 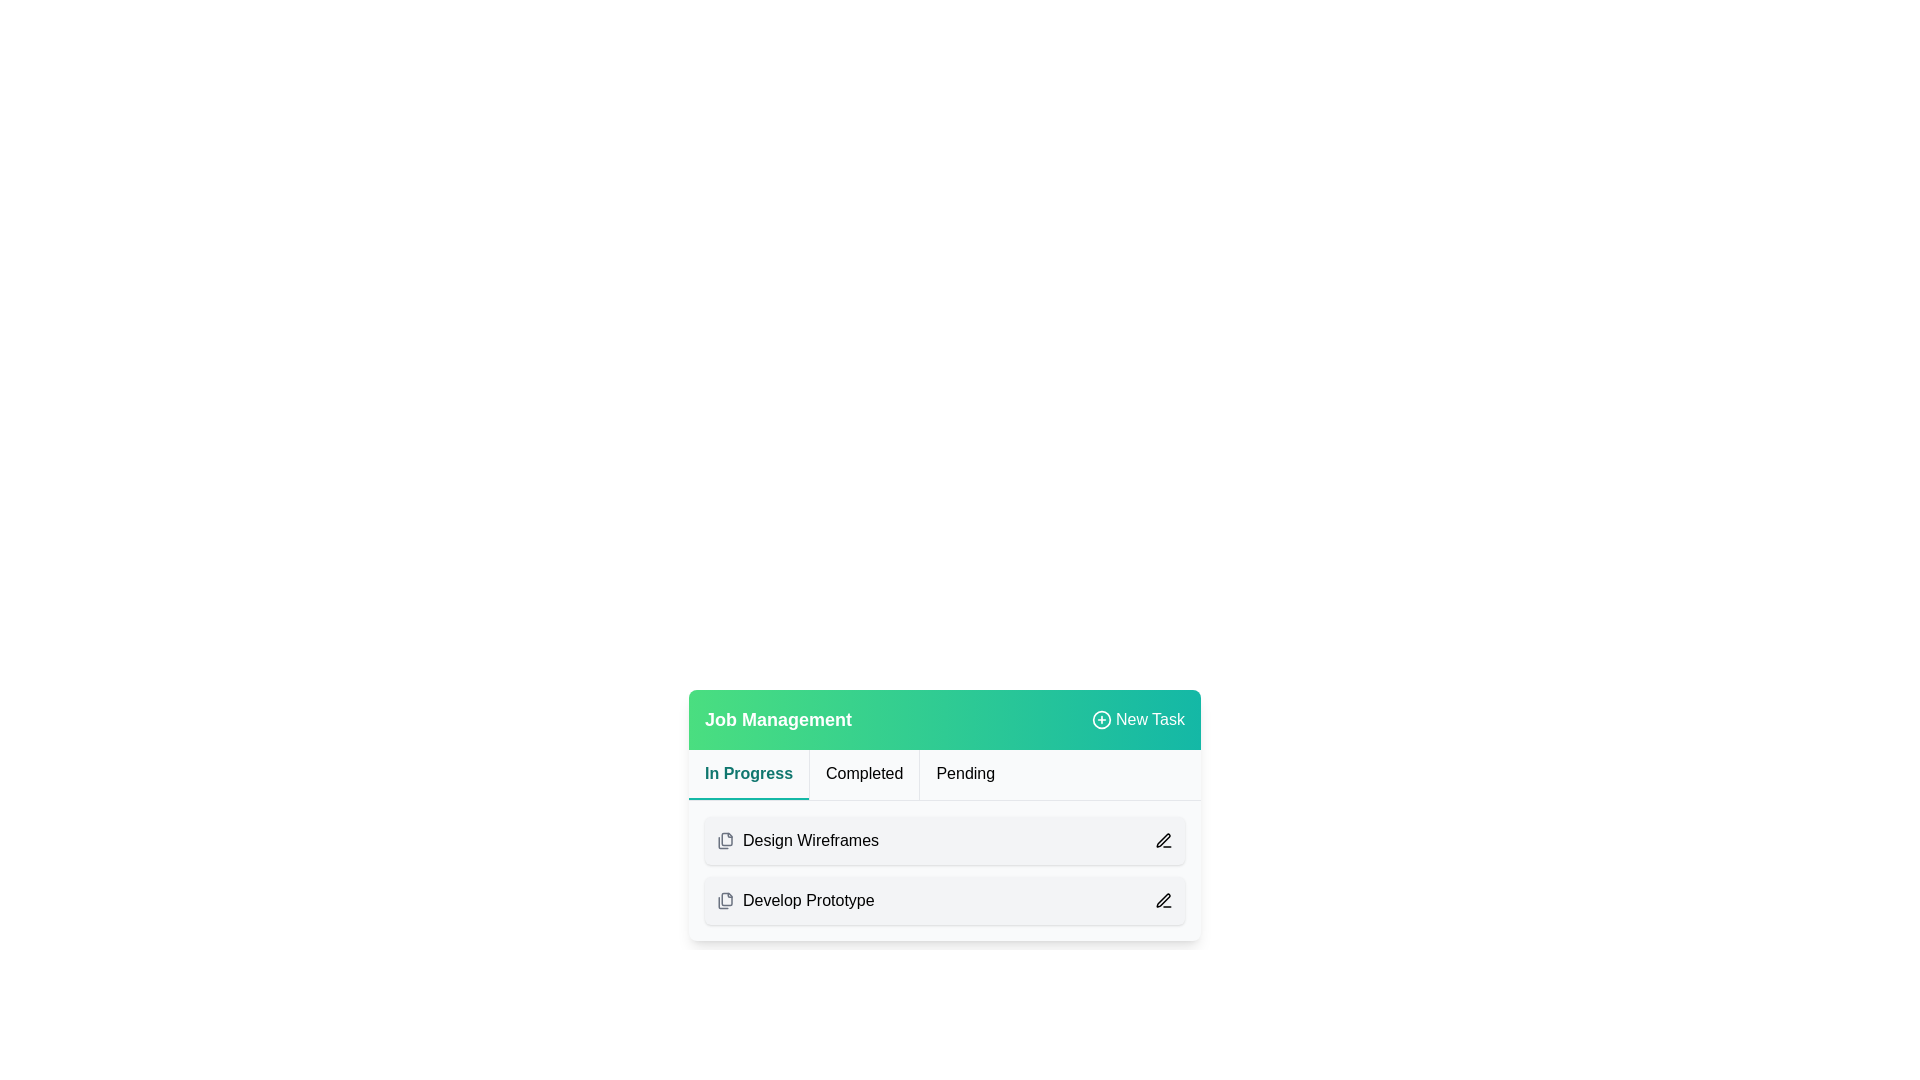 I want to click on the text label displaying 'Design Wireframes' in the task management interface under 'In Progress', so click(x=811, y=840).